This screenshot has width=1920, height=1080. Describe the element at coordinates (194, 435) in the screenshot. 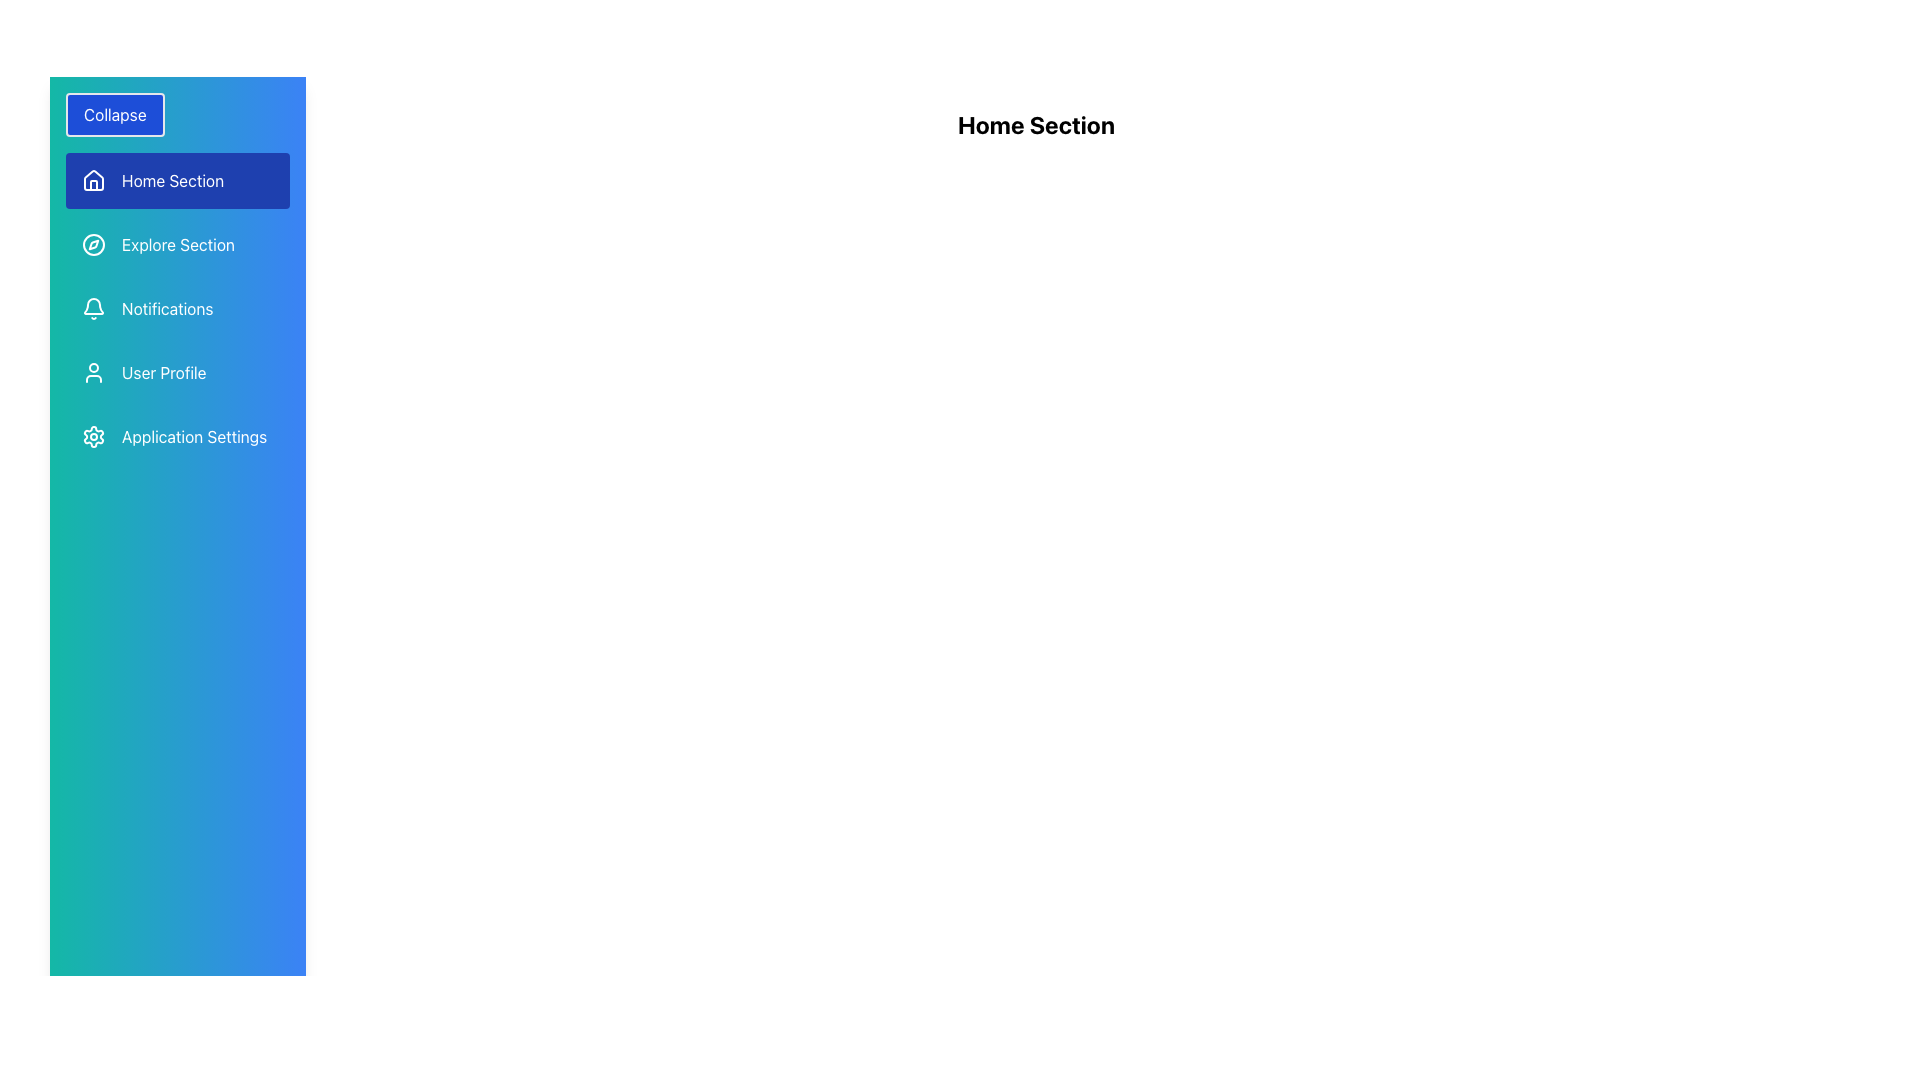

I see `the 'Application Settings' text label in the vertical navigation menu` at that location.